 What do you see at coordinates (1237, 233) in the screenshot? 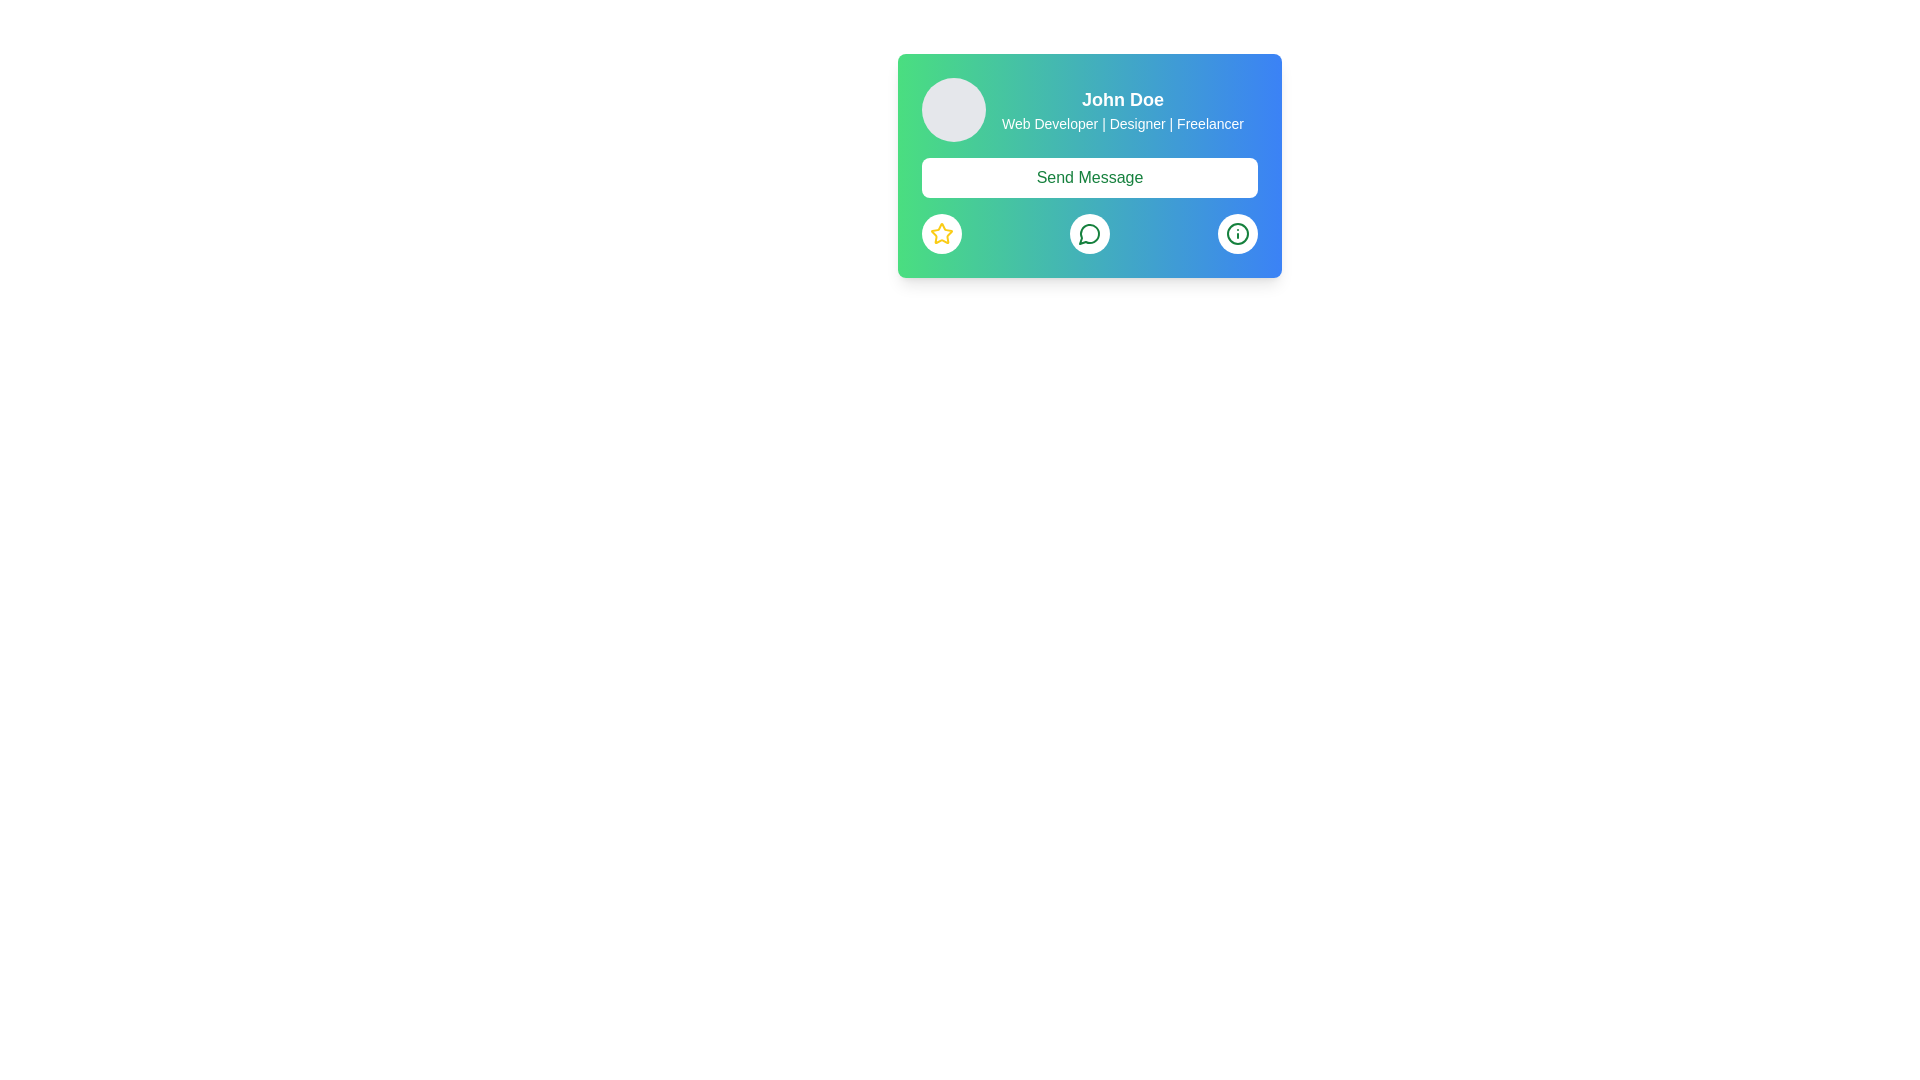
I see `the central circular element of the three-layer SVG structure located below the 'Send Message' button in the profile card UI` at bounding box center [1237, 233].